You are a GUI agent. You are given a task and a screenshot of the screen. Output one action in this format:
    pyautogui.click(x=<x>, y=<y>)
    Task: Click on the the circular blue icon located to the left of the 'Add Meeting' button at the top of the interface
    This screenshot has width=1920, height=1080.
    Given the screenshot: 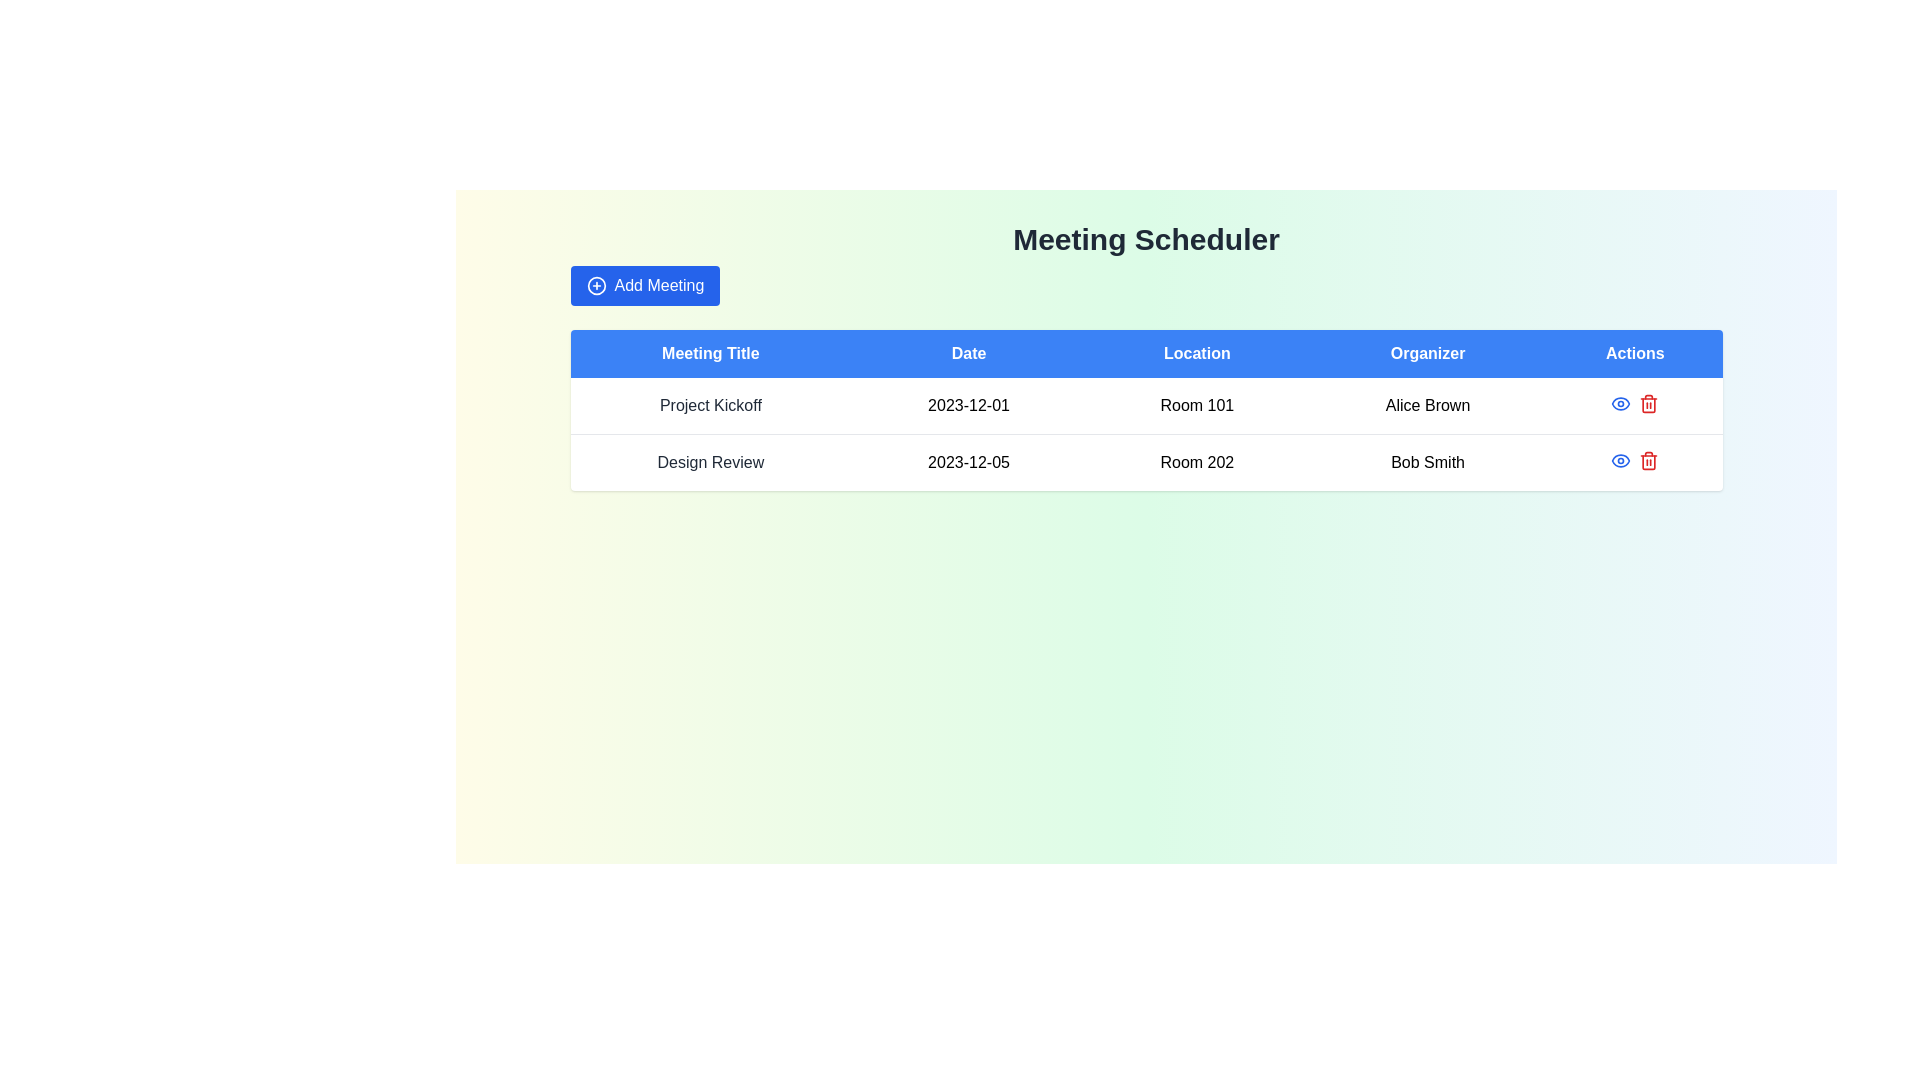 What is the action you would take?
    pyautogui.click(x=595, y=285)
    